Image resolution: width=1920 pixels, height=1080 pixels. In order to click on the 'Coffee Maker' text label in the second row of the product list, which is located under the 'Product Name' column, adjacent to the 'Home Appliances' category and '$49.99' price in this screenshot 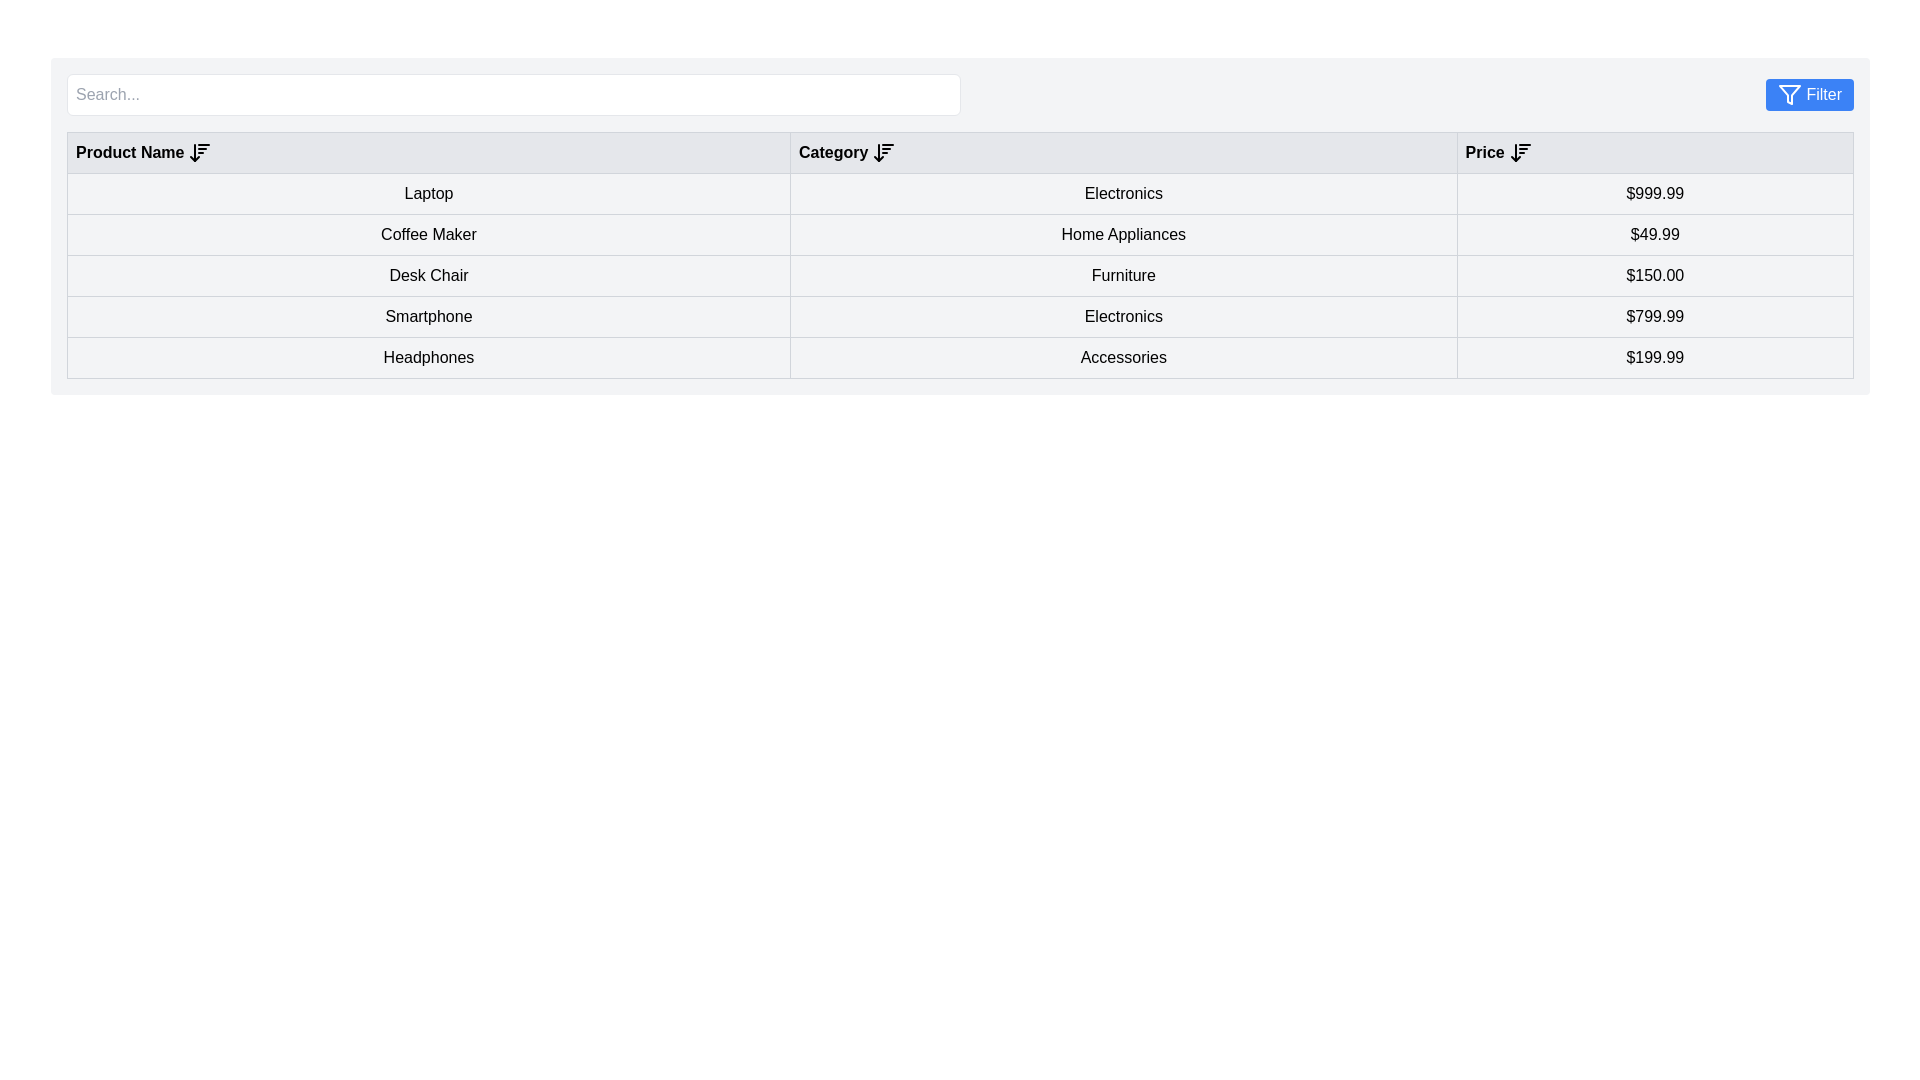, I will do `click(427, 234)`.